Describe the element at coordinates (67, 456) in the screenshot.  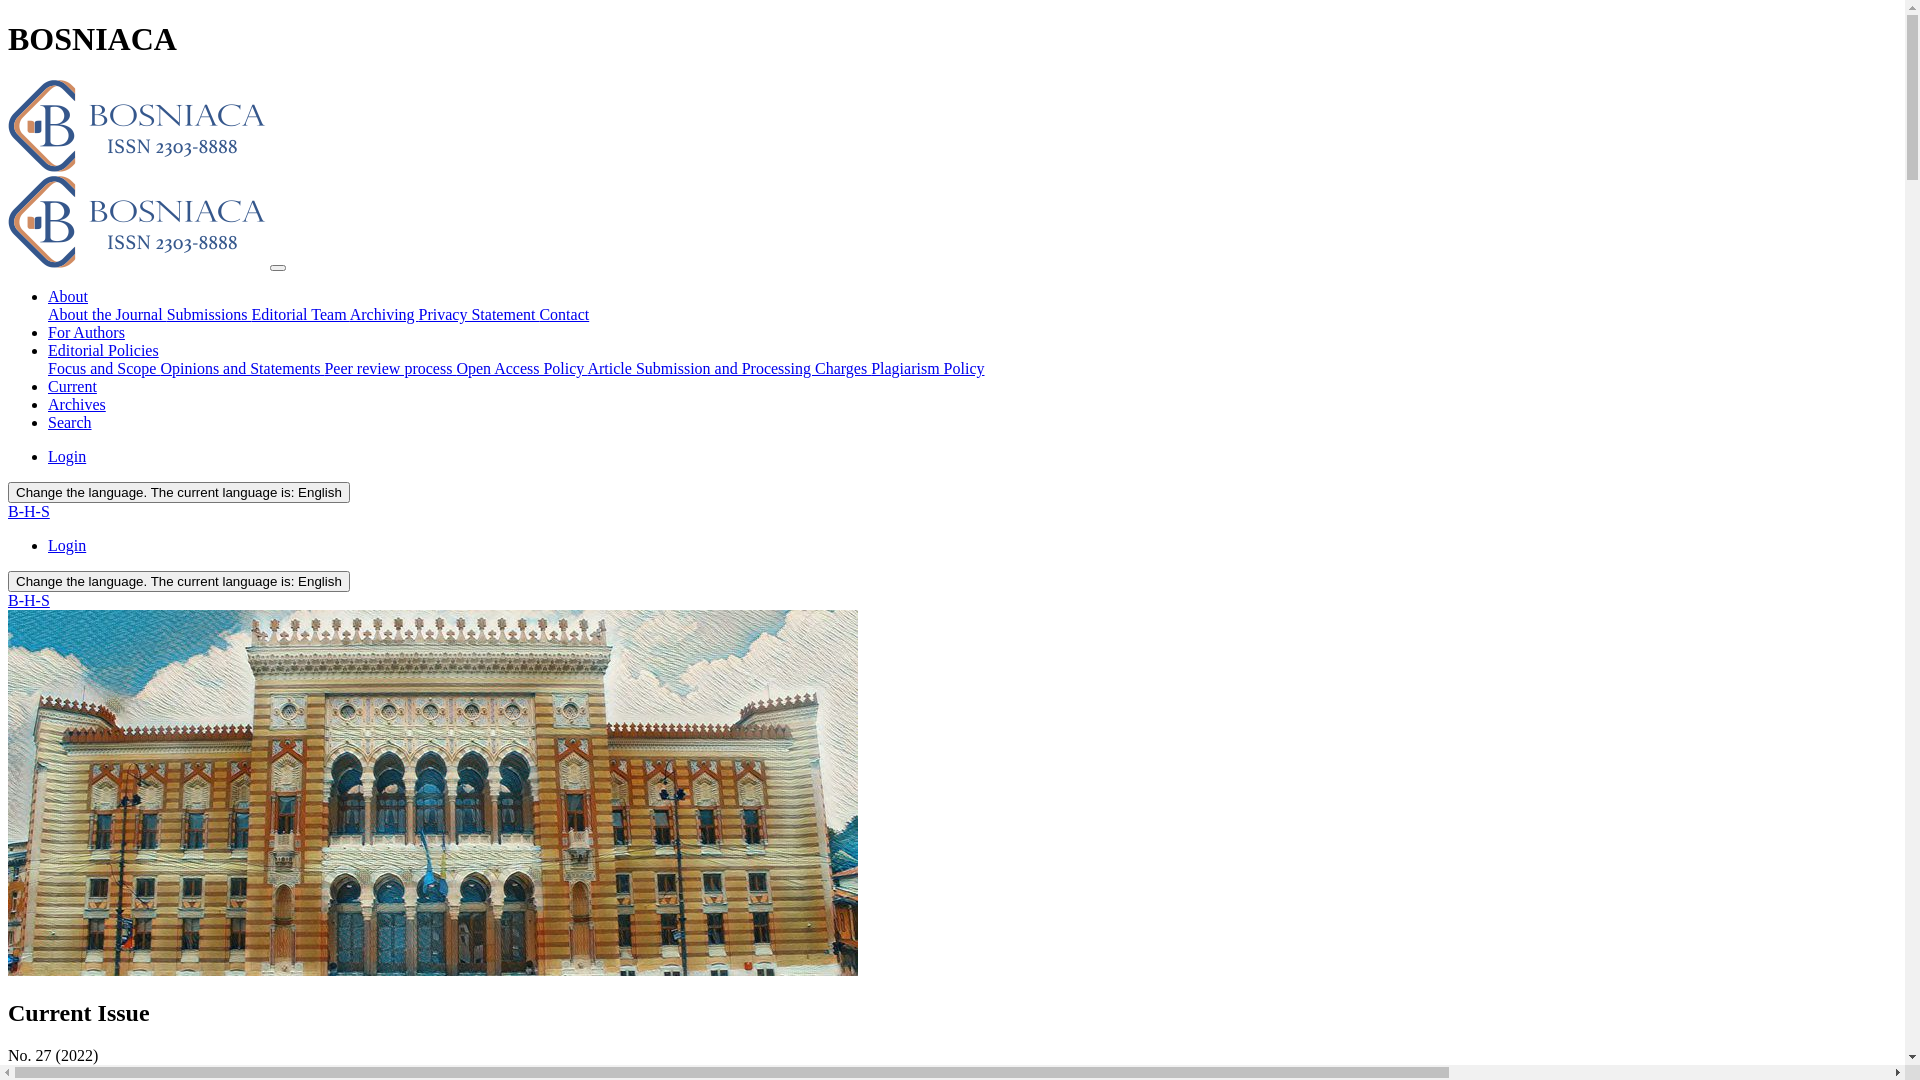
I see `'Login'` at that location.